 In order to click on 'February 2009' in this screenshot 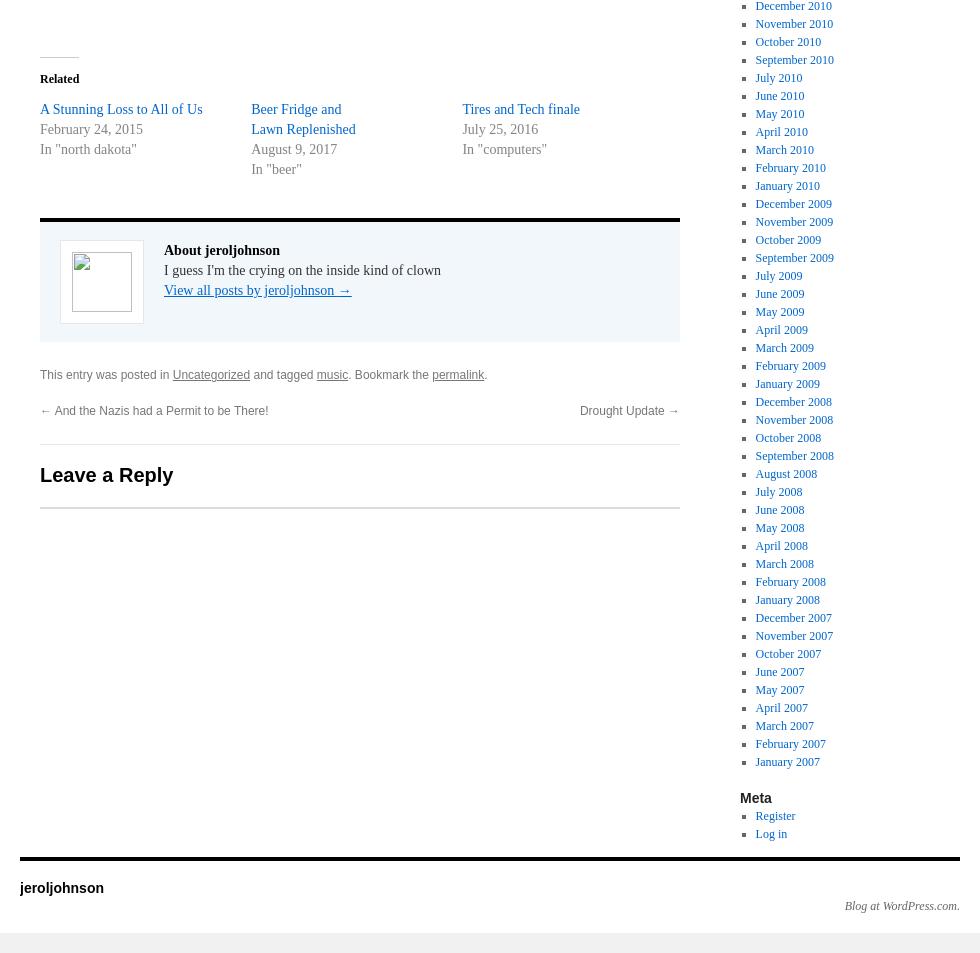, I will do `click(754, 365)`.